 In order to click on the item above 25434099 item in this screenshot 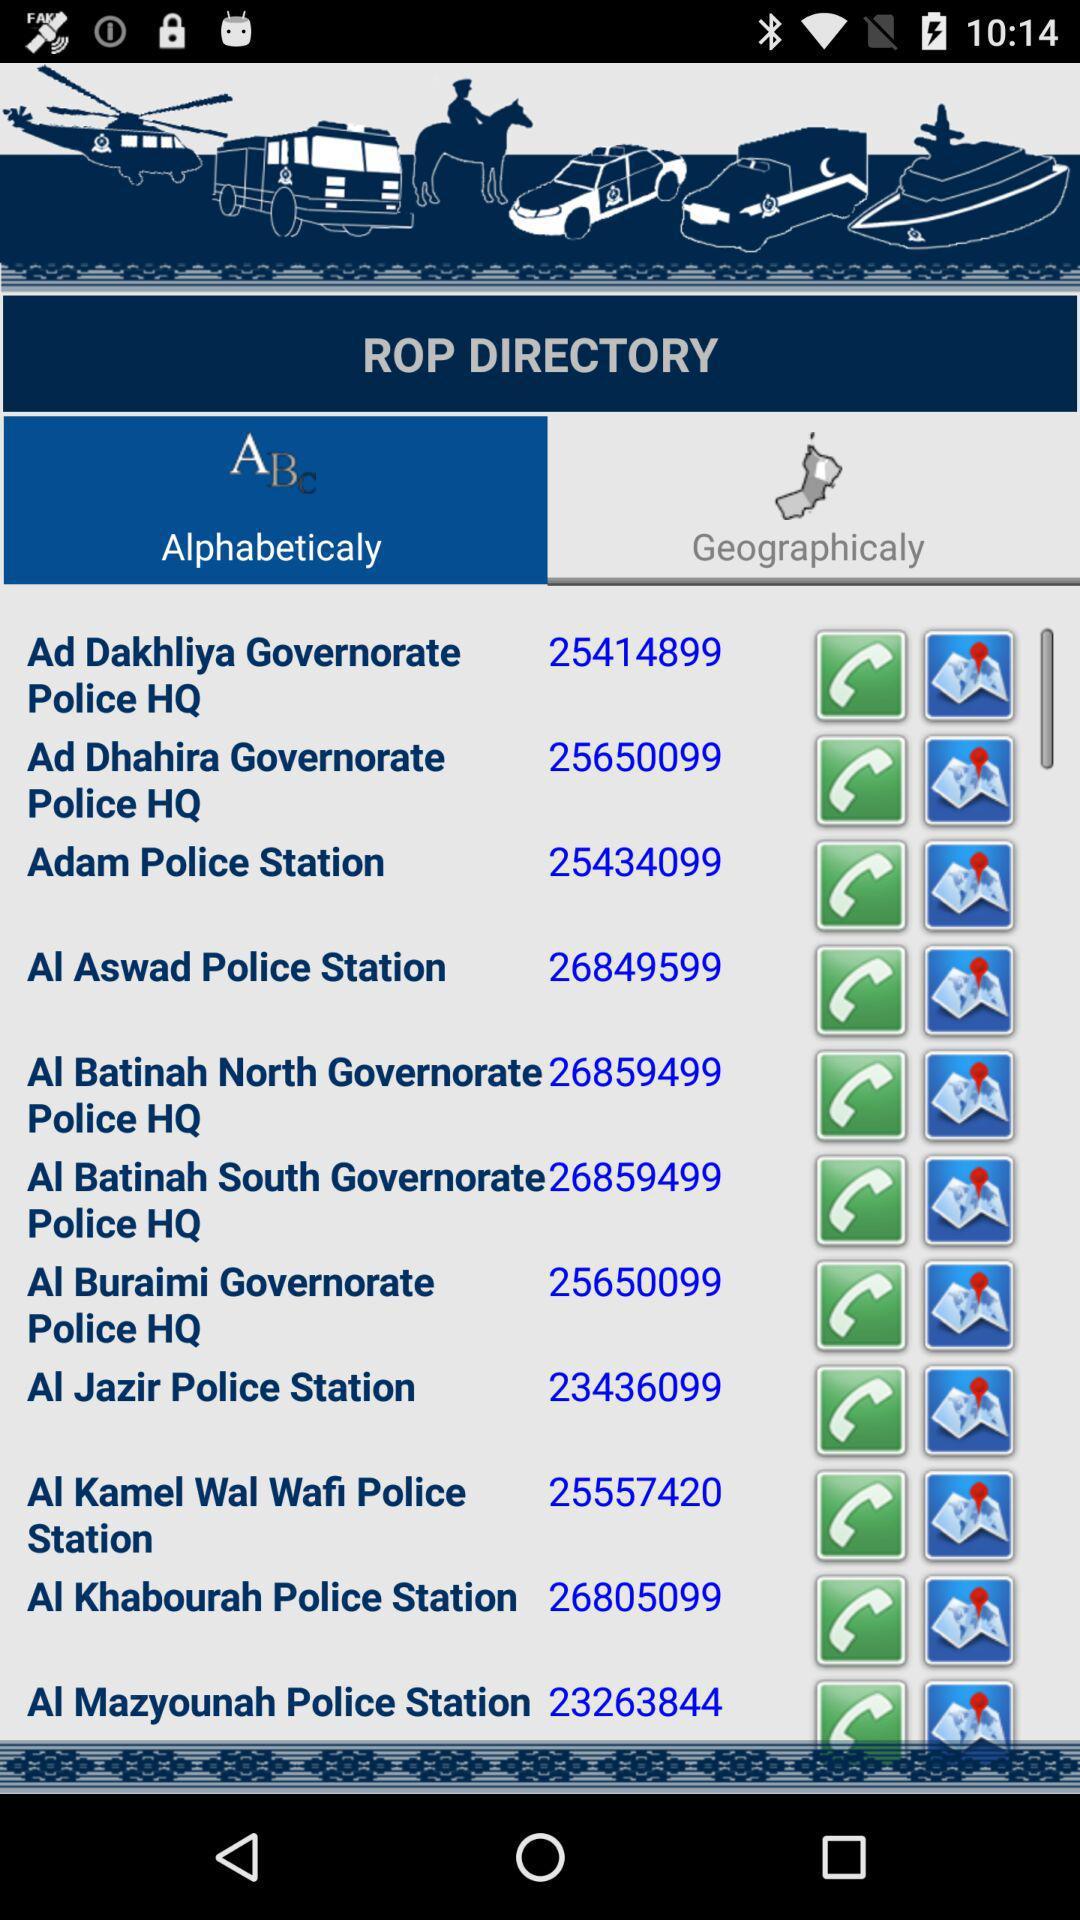, I will do `click(859, 780)`.